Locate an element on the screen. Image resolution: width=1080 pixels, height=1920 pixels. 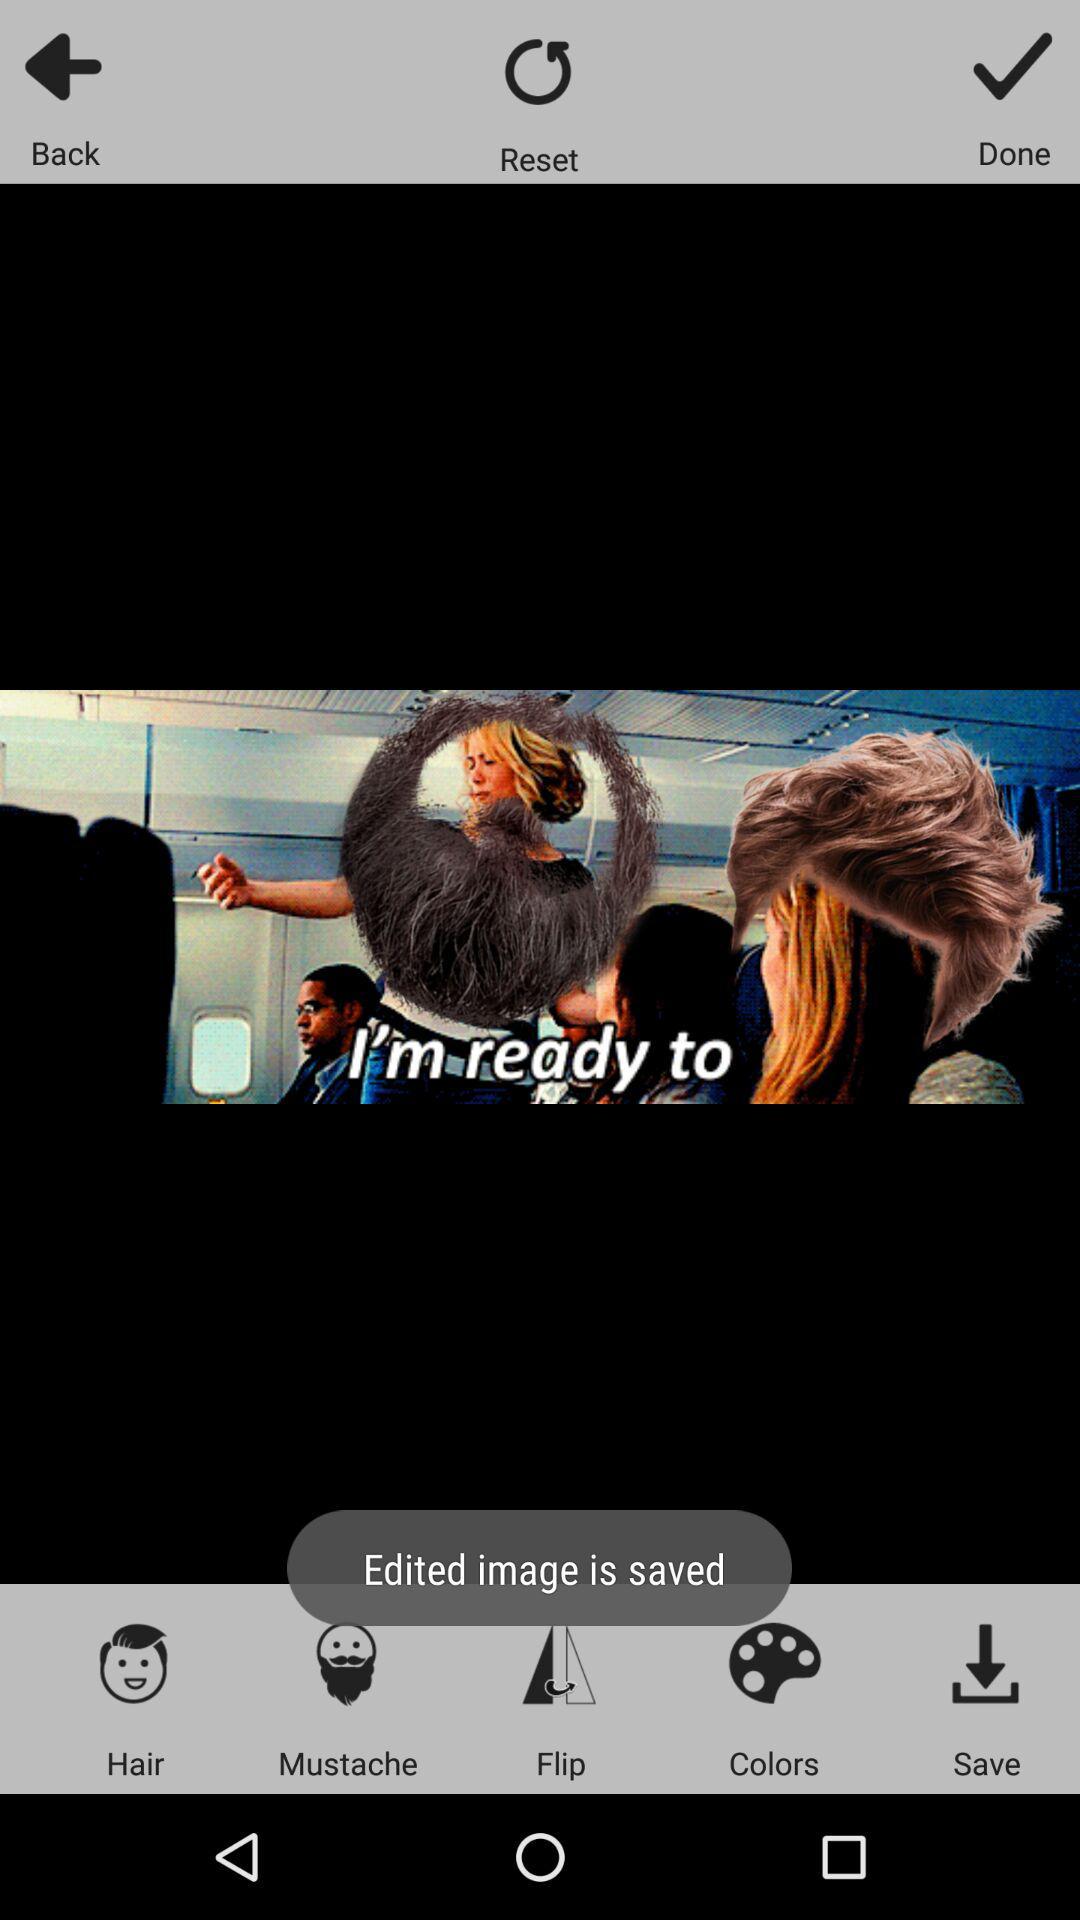
reset is located at coordinates (538, 71).